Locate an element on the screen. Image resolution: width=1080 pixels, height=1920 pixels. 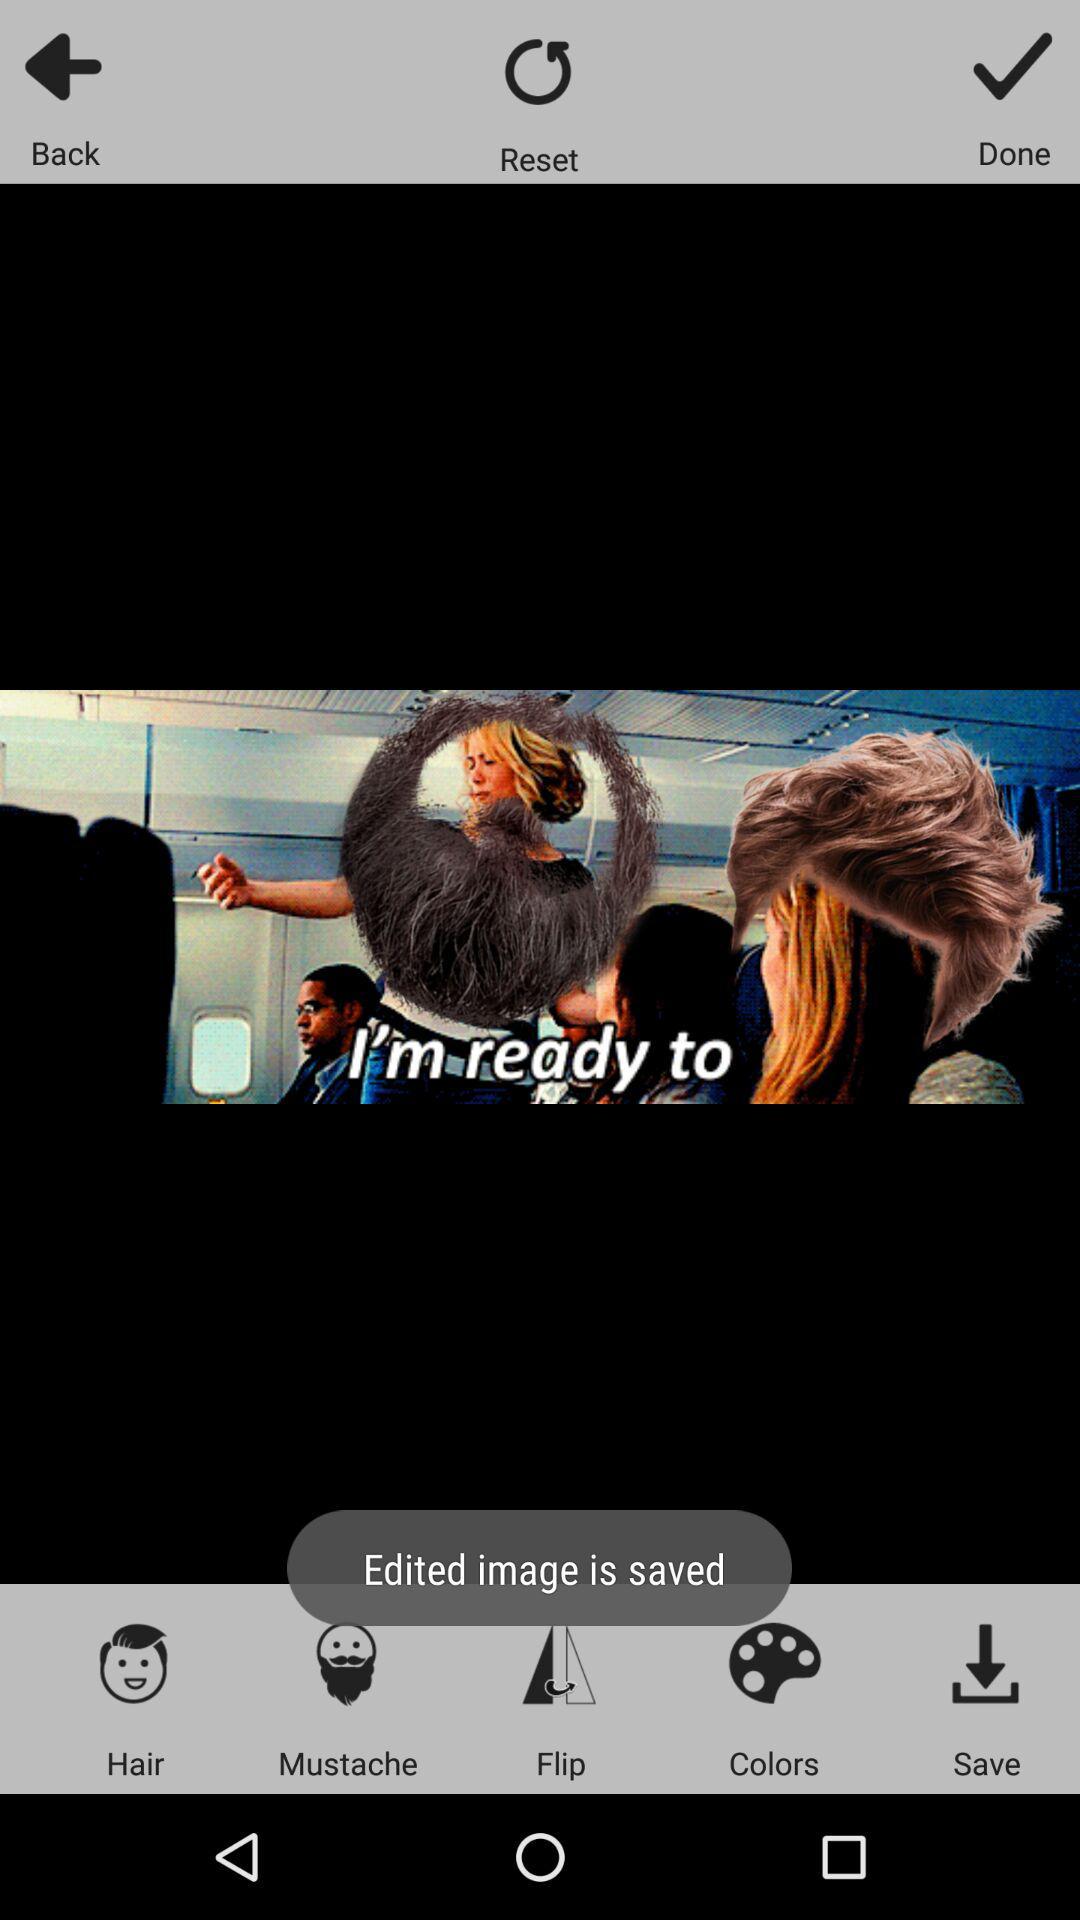
reset is located at coordinates (538, 71).